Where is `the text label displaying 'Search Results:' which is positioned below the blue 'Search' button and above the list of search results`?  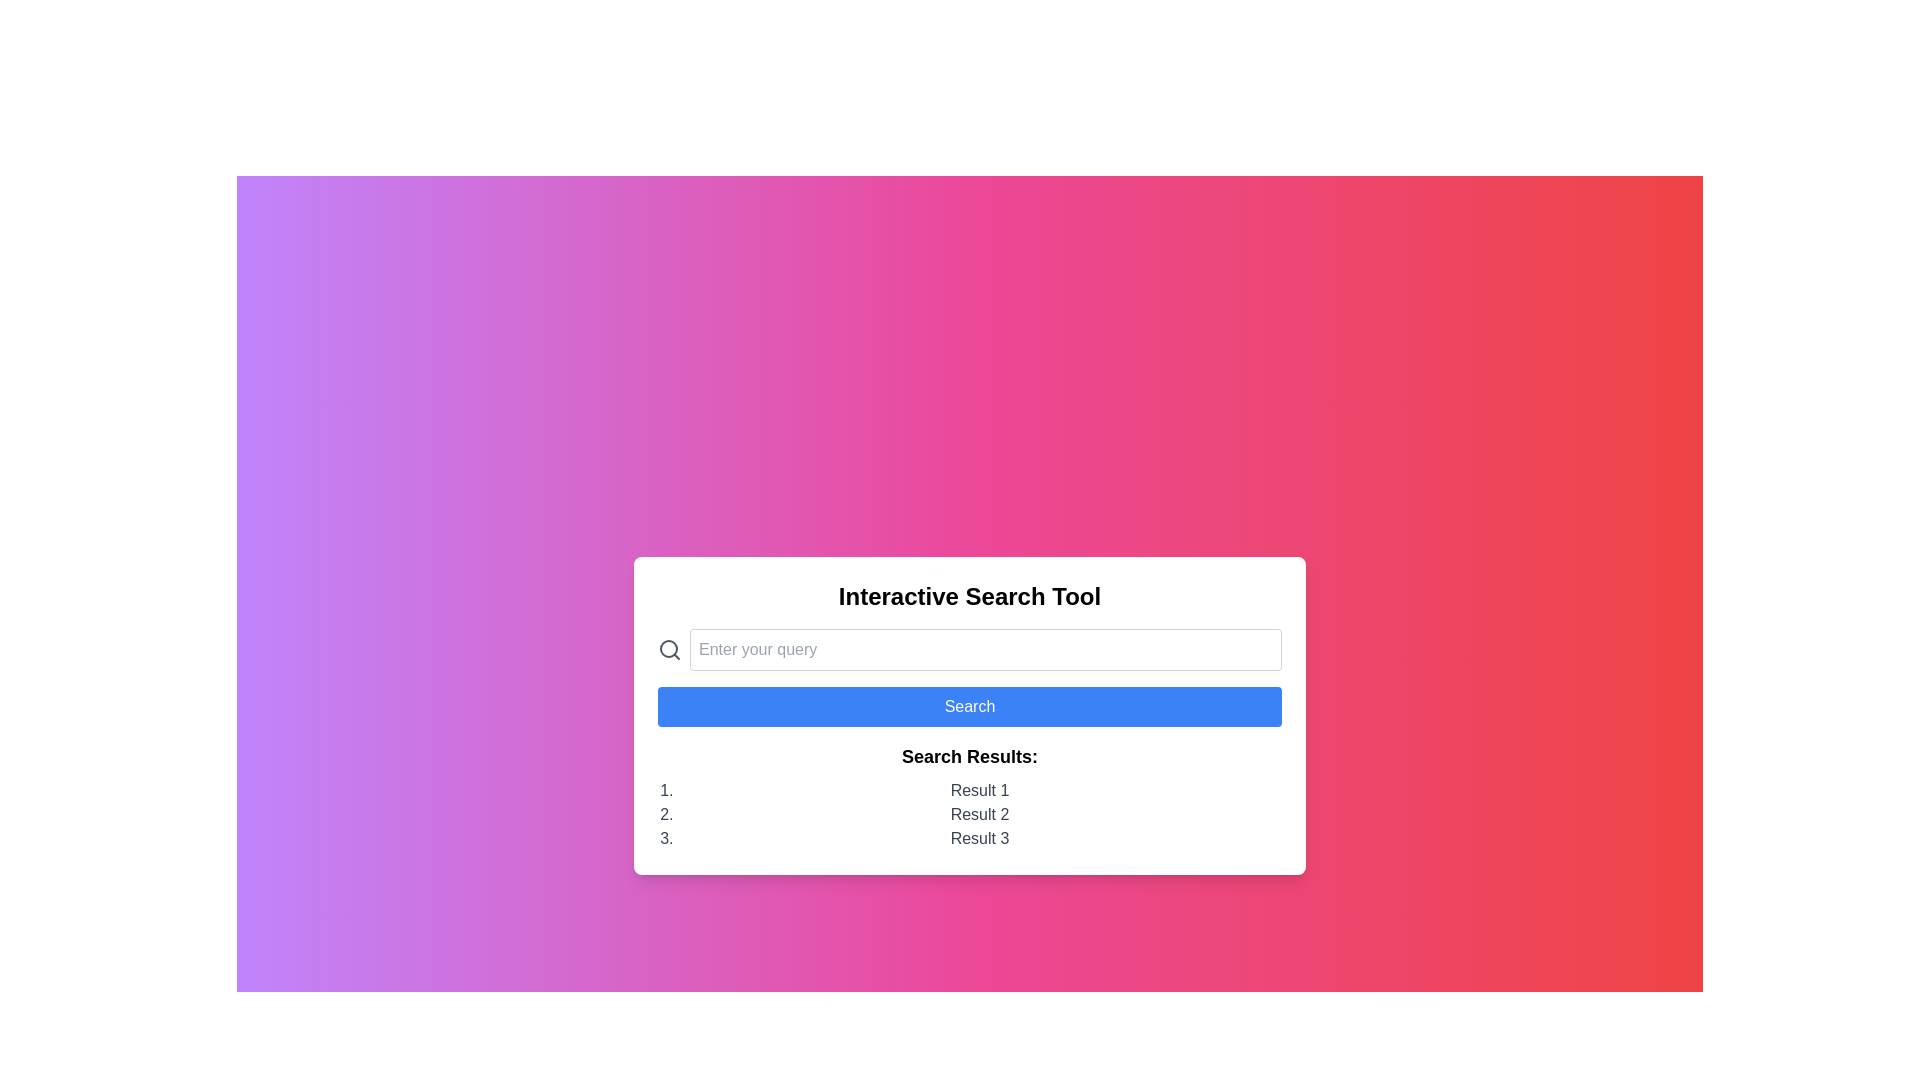 the text label displaying 'Search Results:' which is positioned below the blue 'Search' button and above the list of search results is located at coordinates (969, 756).